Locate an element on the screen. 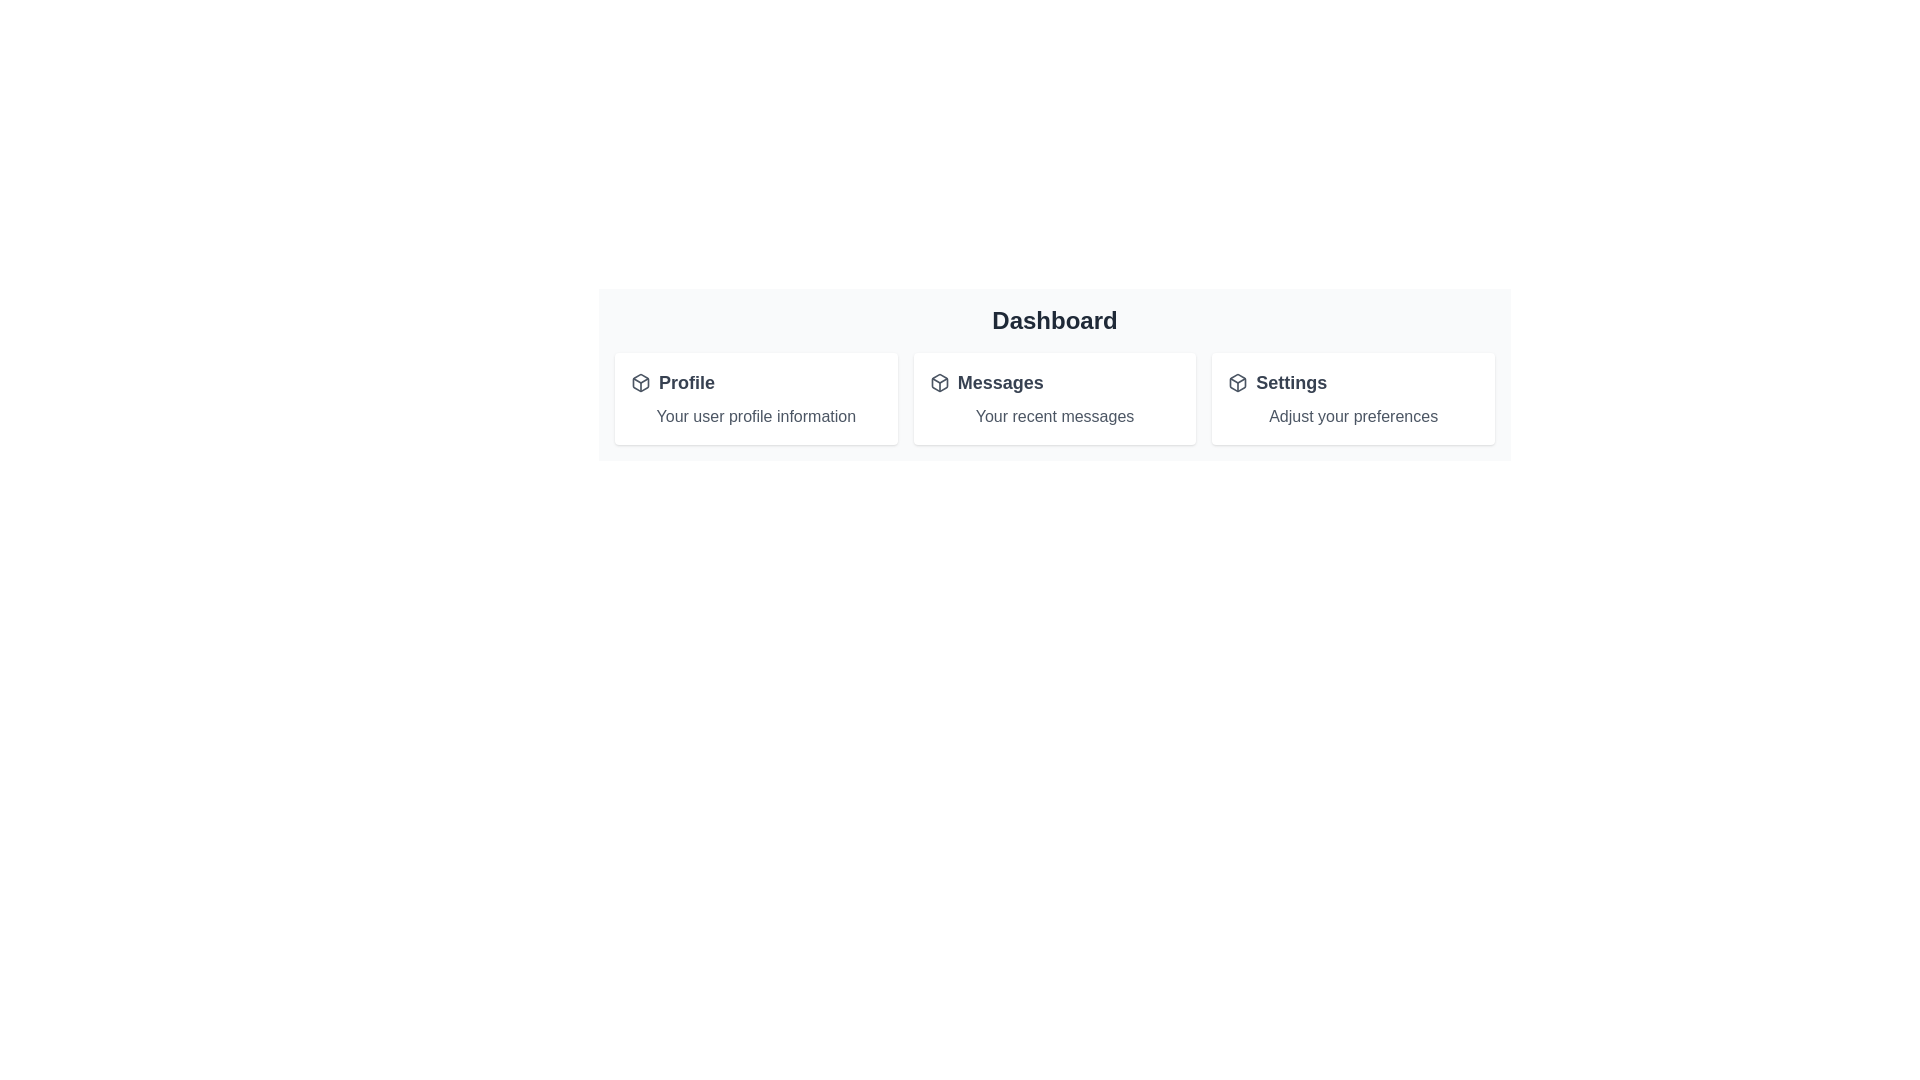  HTML of the grid layout containing navigation cards under the 'Dashboard' header, which includes sections titled 'Profile', 'Messages', and 'Settings' is located at coordinates (1054, 398).